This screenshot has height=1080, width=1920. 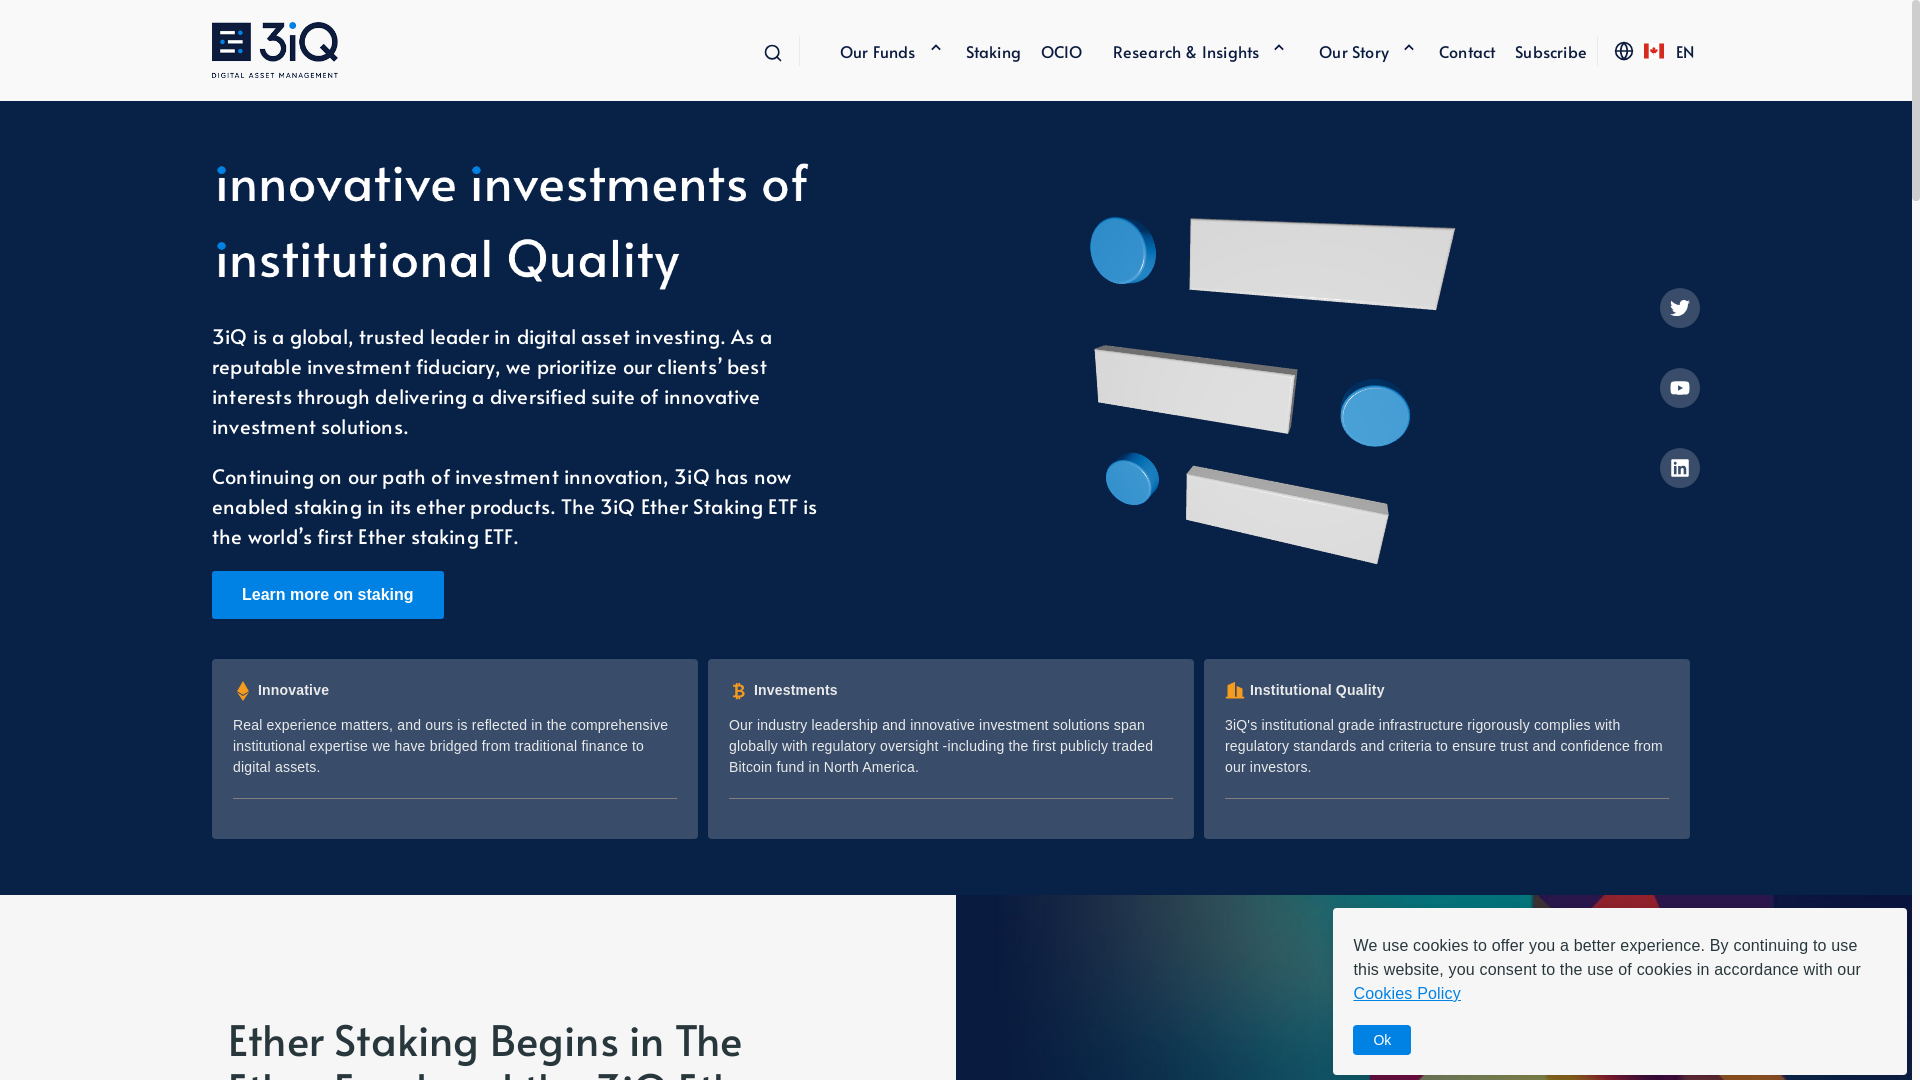 What do you see at coordinates (1289, 49) in the screenshot?
I see `'Our Story'` at bounding box center [1289, 49].